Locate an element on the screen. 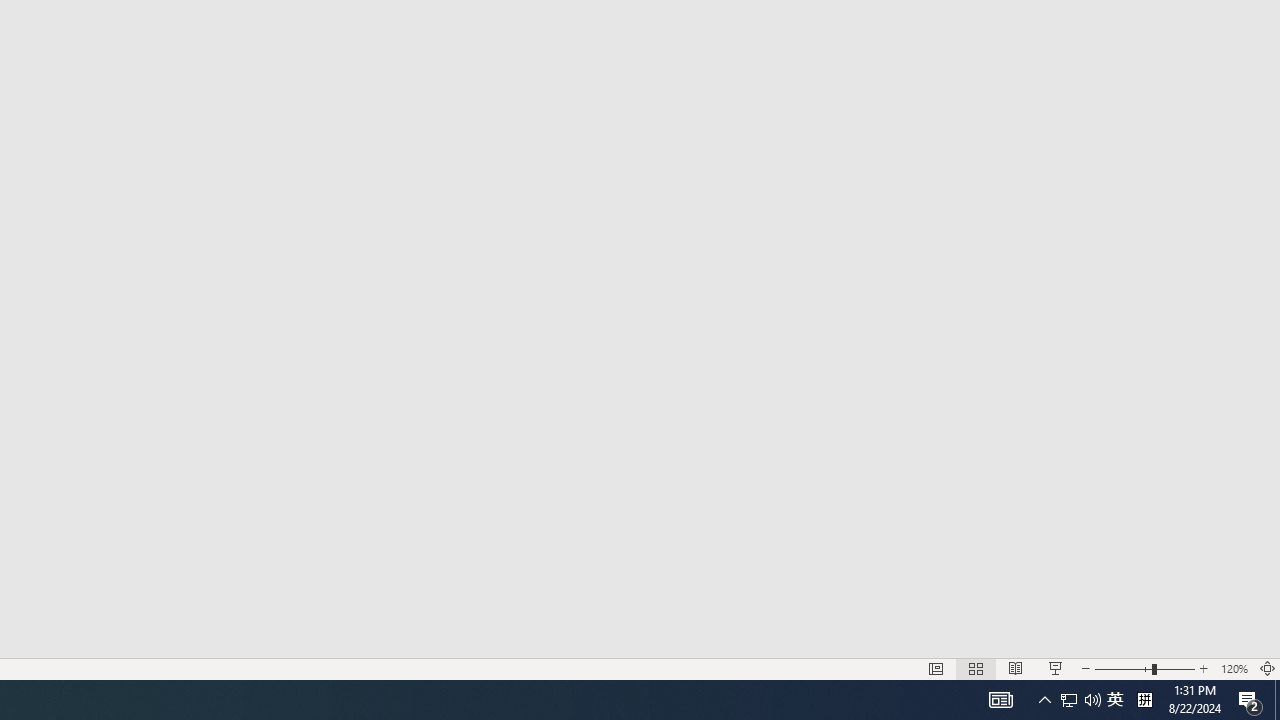 This screenshot has height=720, width=1280. 'Zoom 120%' is located at coordinates (1233, 669).